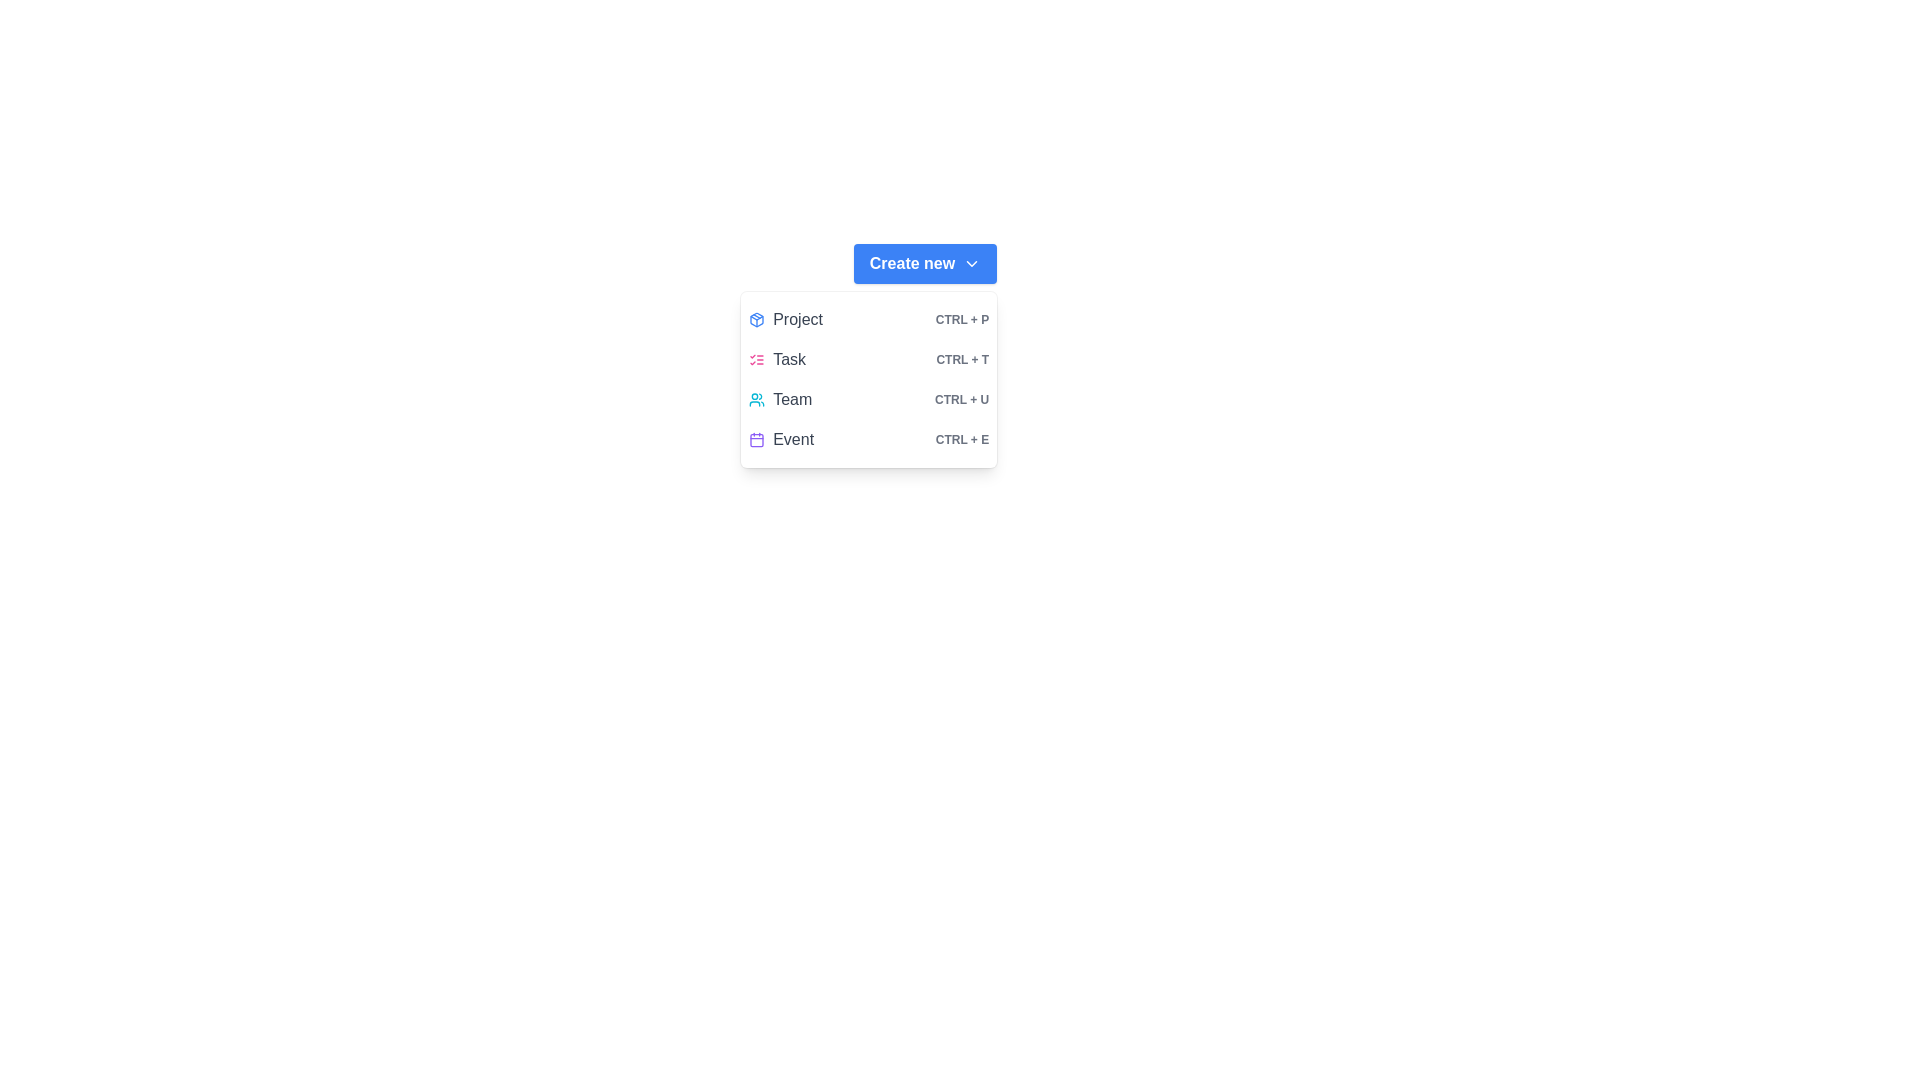 The image size is (1920, 1080). What do you see at coordinates (924, 262) in the screenshot?
I see `the 'Create new' button with a blue background and white text, located at the top of the dropdown menu interface` at bounding box center [924, 262].